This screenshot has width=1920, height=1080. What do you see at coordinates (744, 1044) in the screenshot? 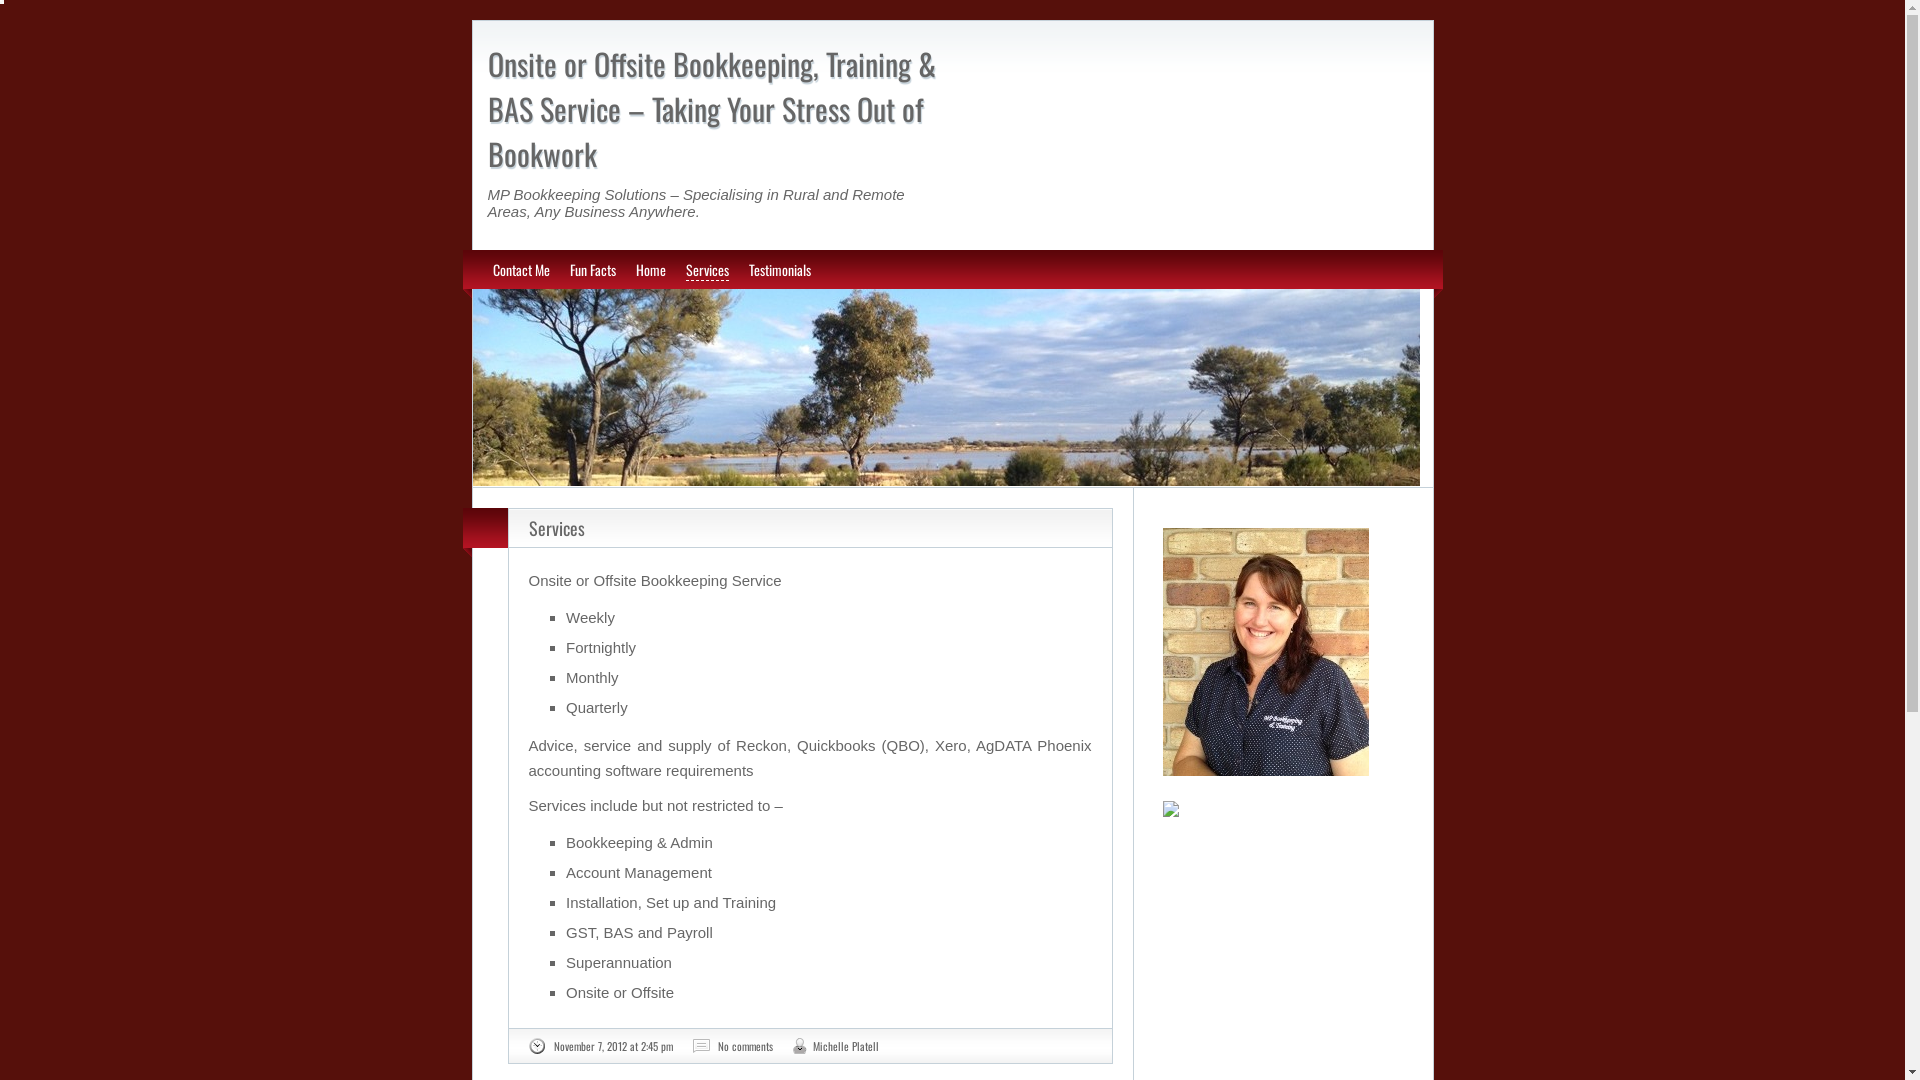
I see `'No comments'` at bounding box center [744, 1044].